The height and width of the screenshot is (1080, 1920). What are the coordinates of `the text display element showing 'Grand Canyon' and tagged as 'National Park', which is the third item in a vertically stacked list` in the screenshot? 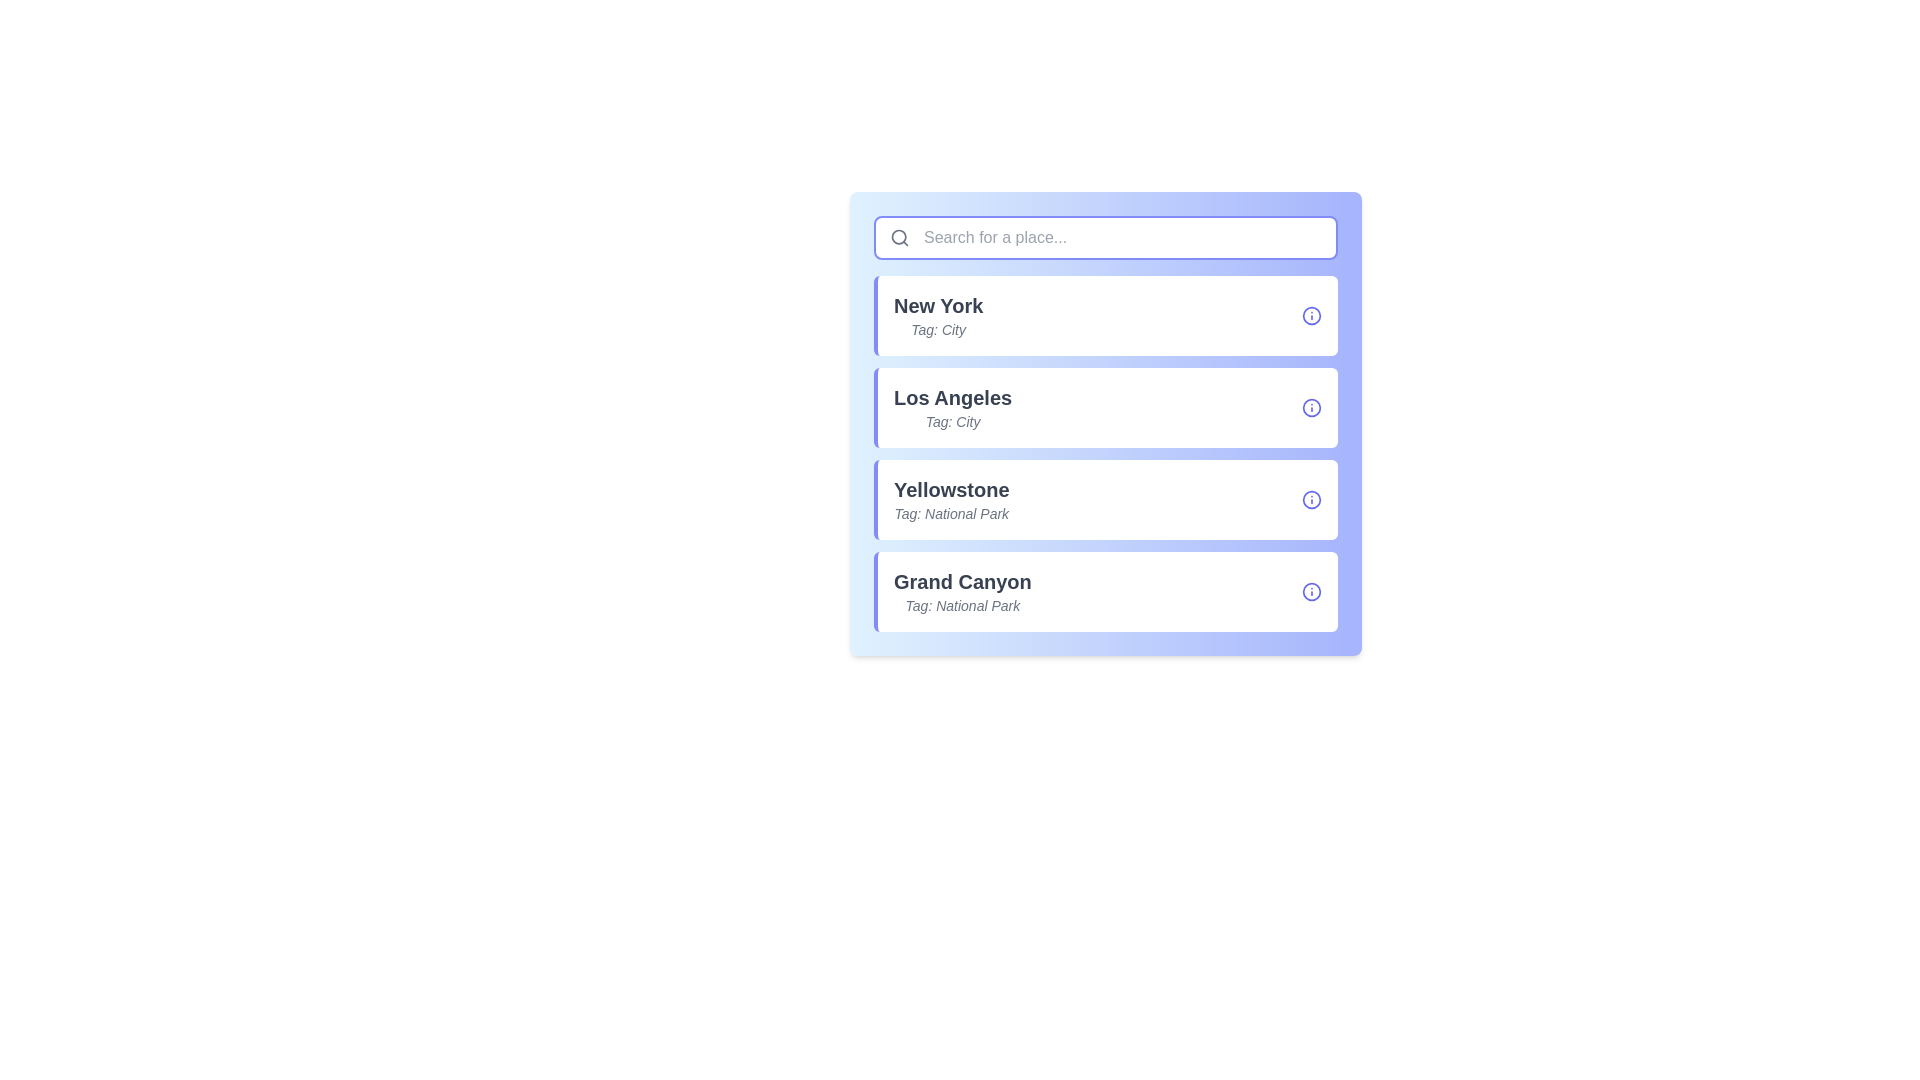 It's located at (962, 590).